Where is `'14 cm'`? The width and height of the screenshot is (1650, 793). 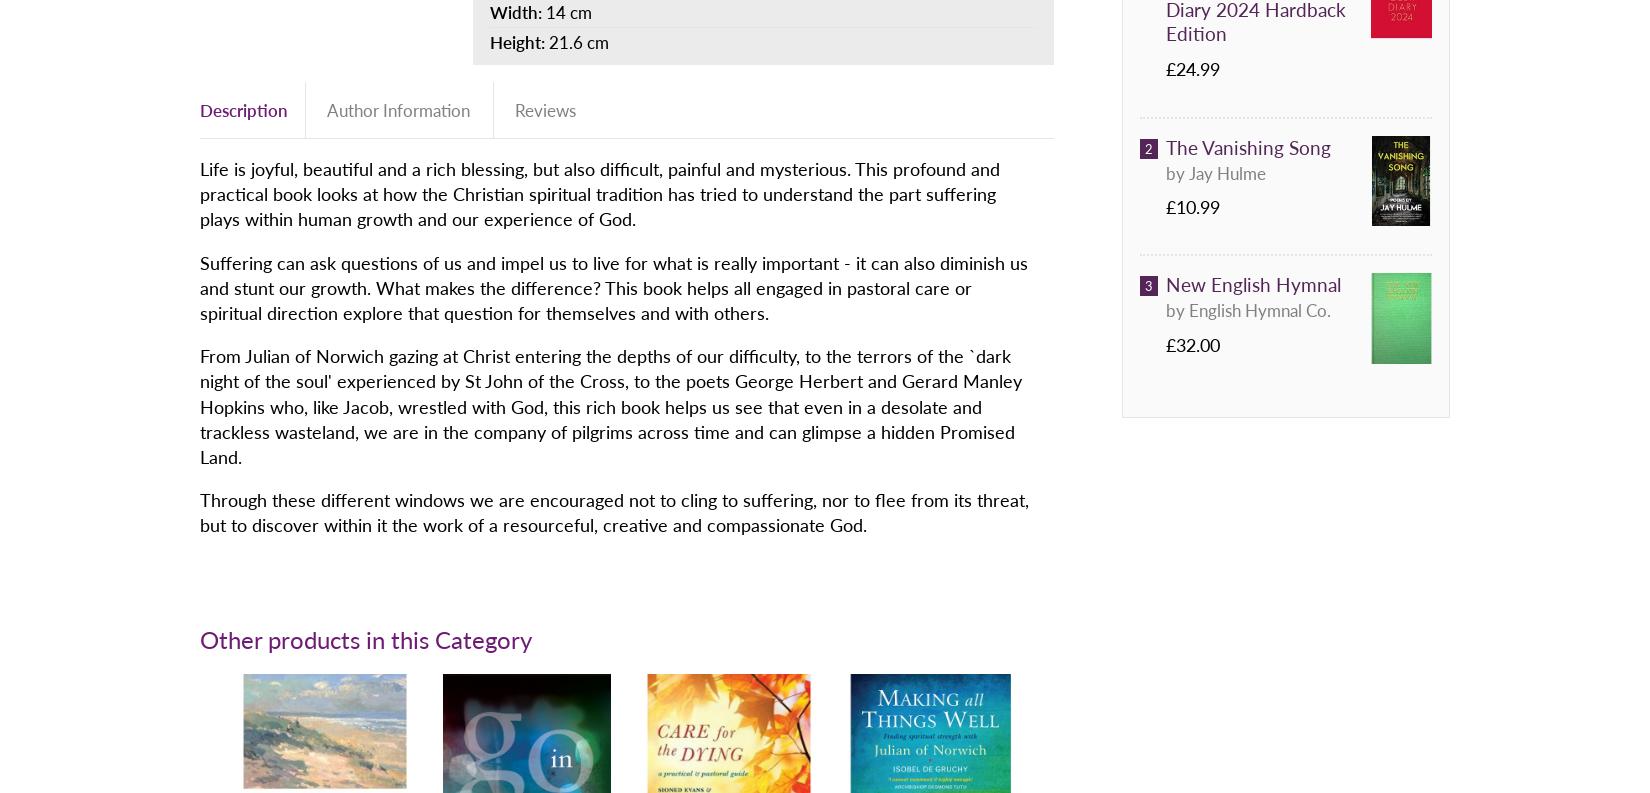 '14 cm' is located at coordinates (544, 10).